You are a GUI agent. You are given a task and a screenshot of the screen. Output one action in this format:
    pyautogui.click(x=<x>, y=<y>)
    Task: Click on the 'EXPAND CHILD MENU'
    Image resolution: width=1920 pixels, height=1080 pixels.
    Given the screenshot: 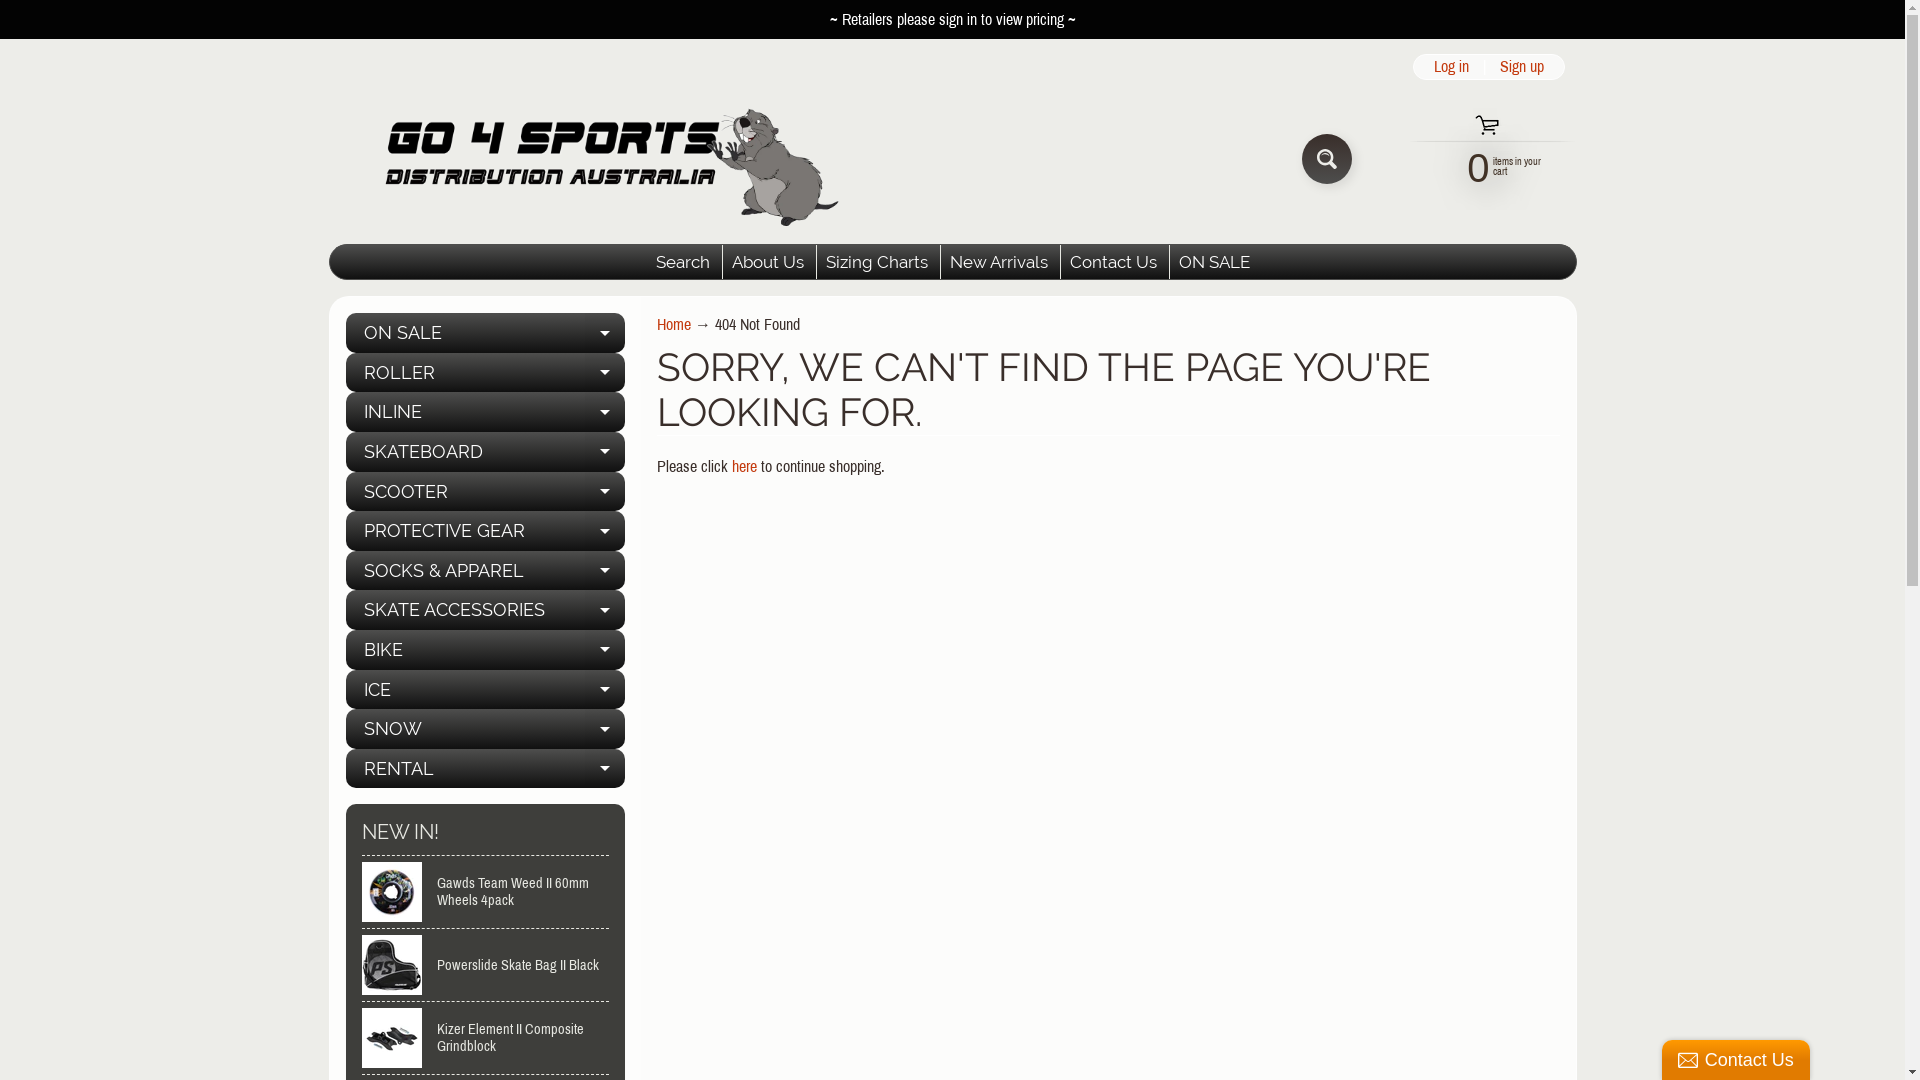 What is the action you would take?
    pyautogui.click(x=603, y=411)
    